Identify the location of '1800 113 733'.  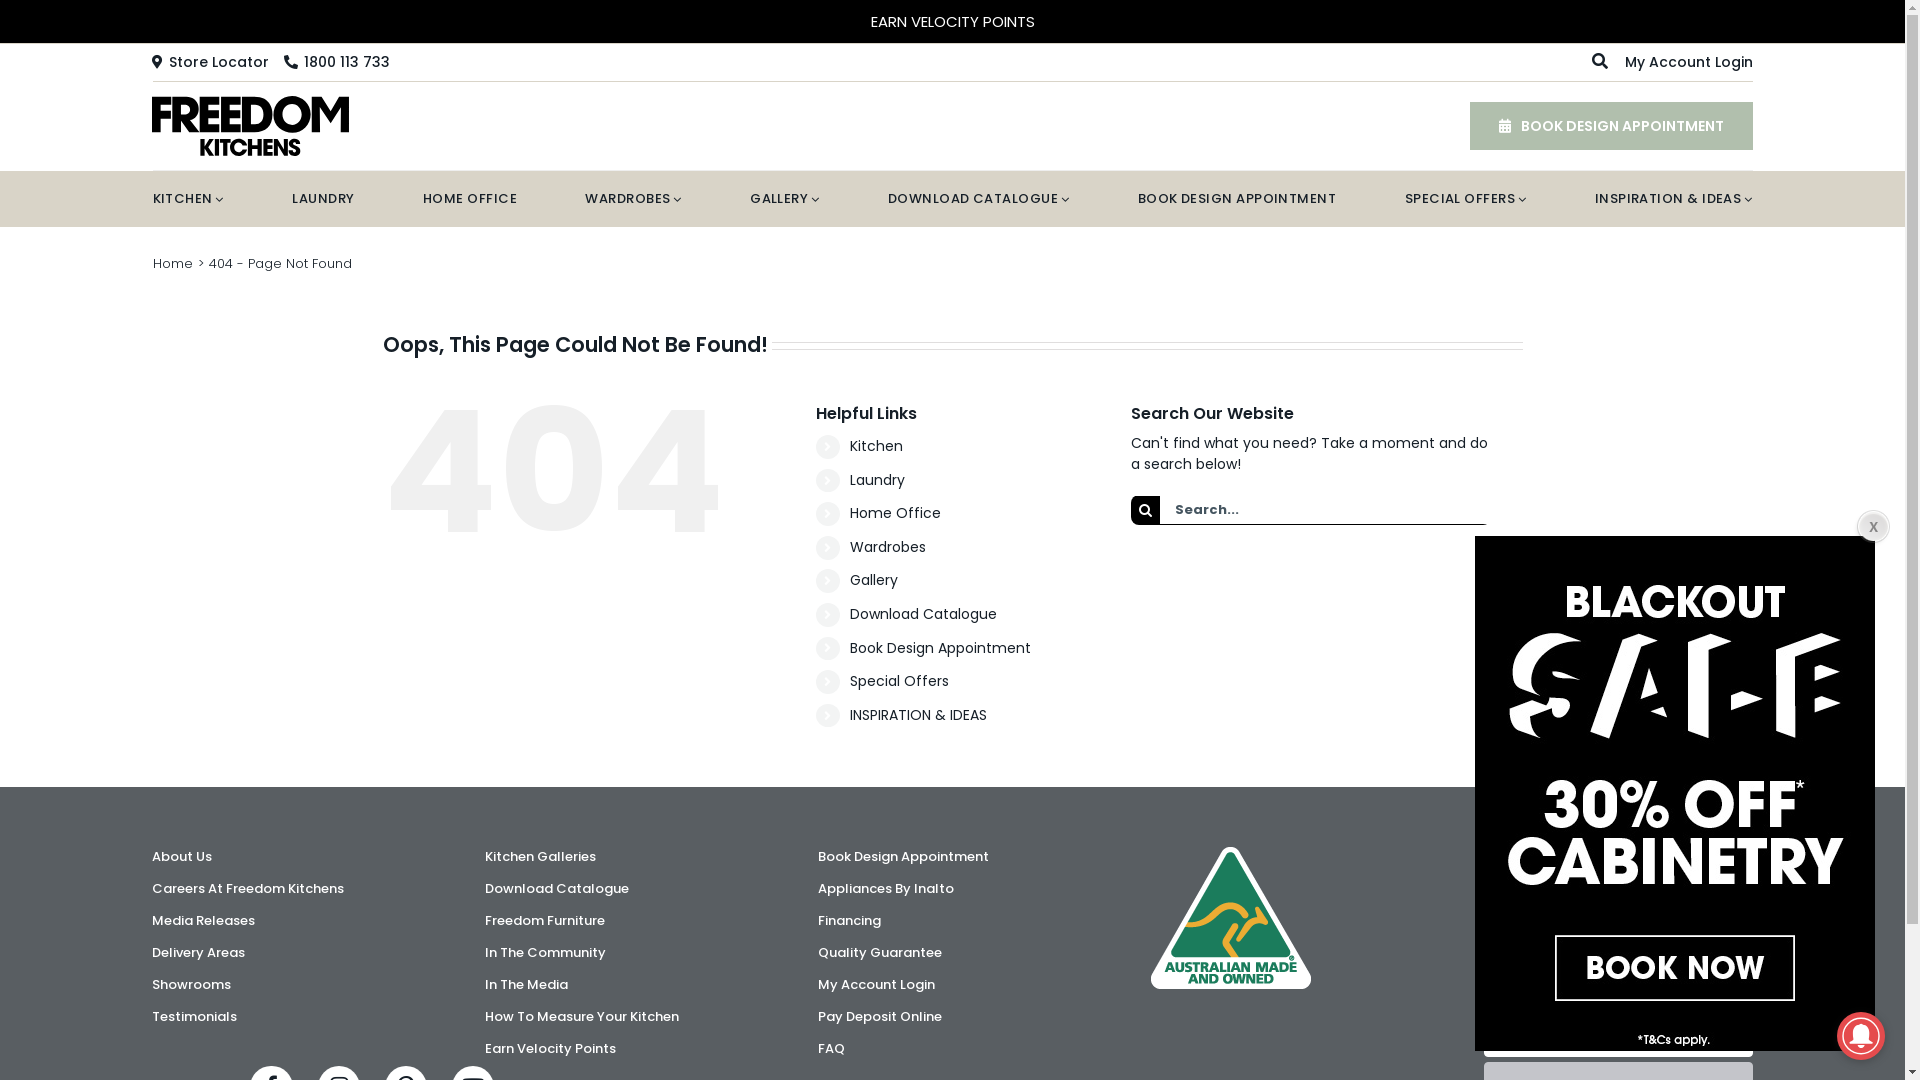
(336, 60).